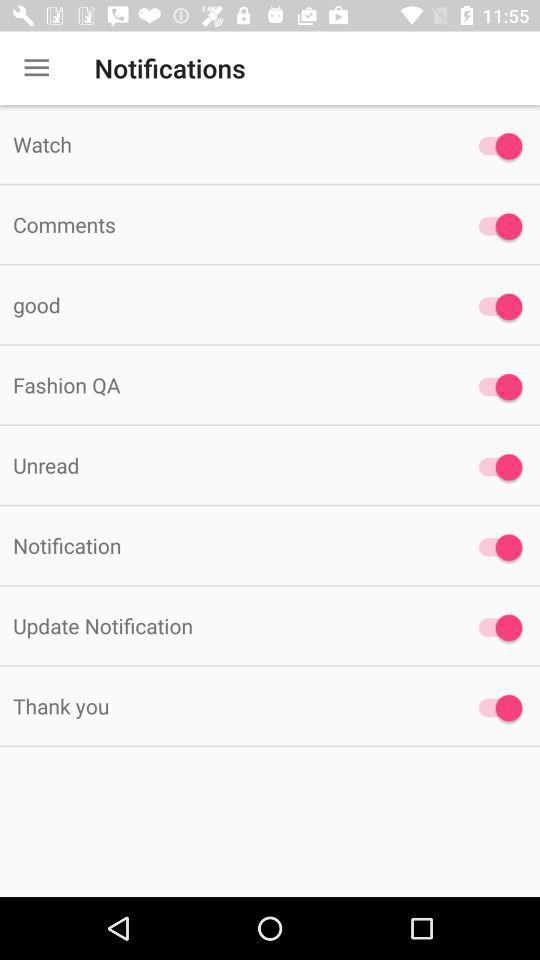  I want to click on search it, so click(494, 547).